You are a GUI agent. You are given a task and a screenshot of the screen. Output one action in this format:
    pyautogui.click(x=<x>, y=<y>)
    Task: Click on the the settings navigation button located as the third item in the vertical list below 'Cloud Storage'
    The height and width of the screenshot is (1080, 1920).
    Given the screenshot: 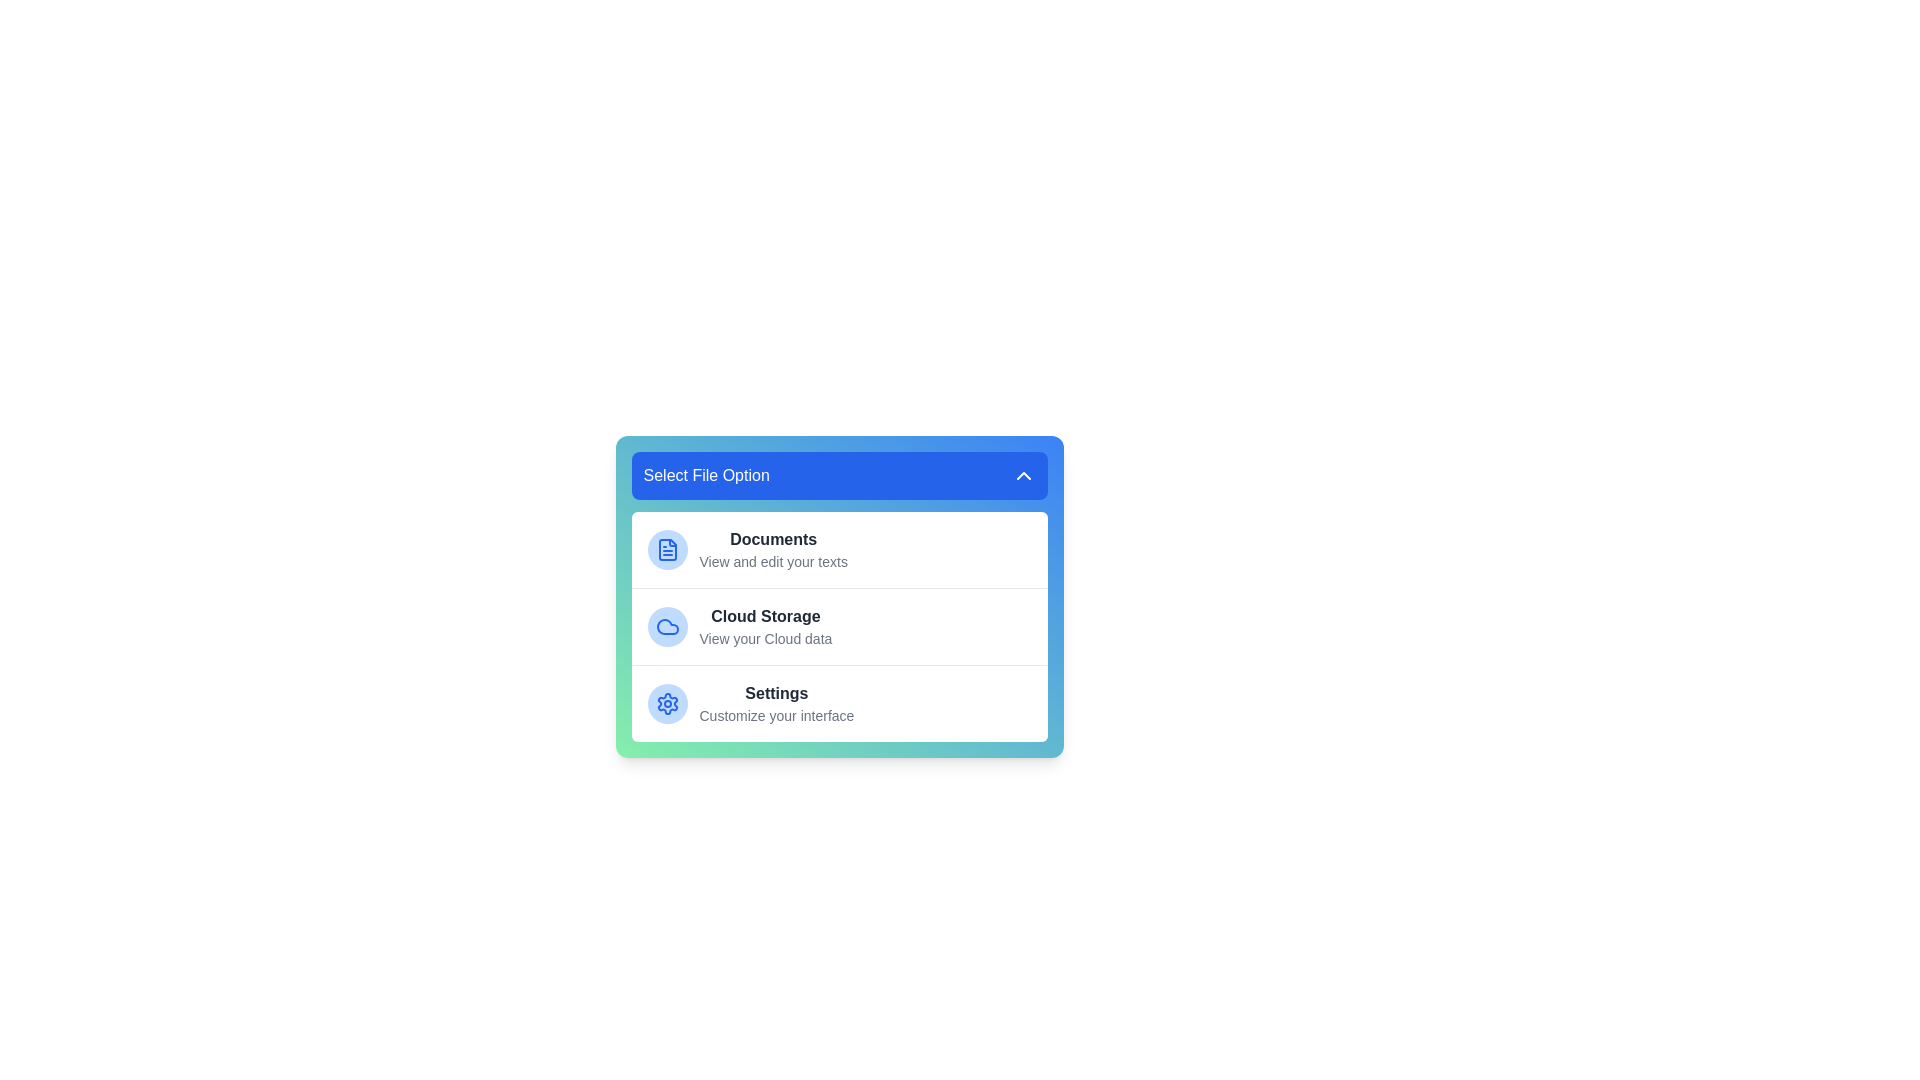 What is the action you would take?
    pyautogui.click(x=839, y=702)
    